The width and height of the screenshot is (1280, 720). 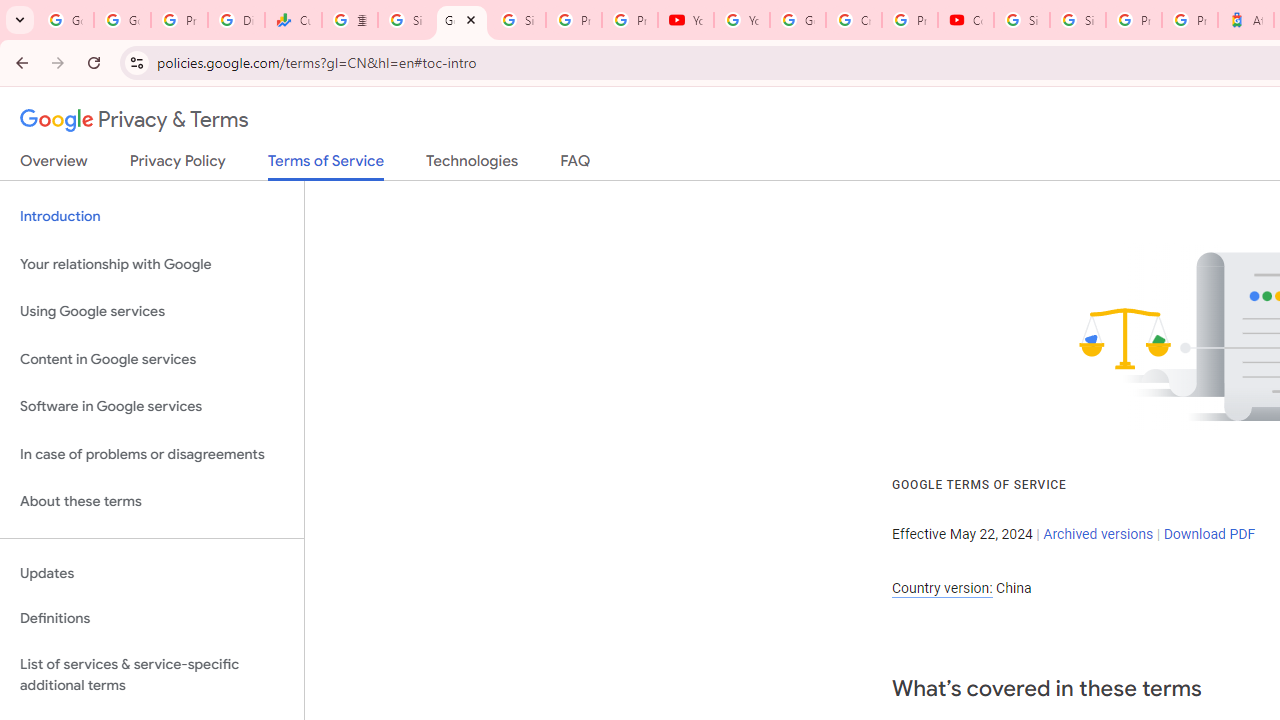 I want to click on 'Create your Google Account', so click(x=853, y=20).